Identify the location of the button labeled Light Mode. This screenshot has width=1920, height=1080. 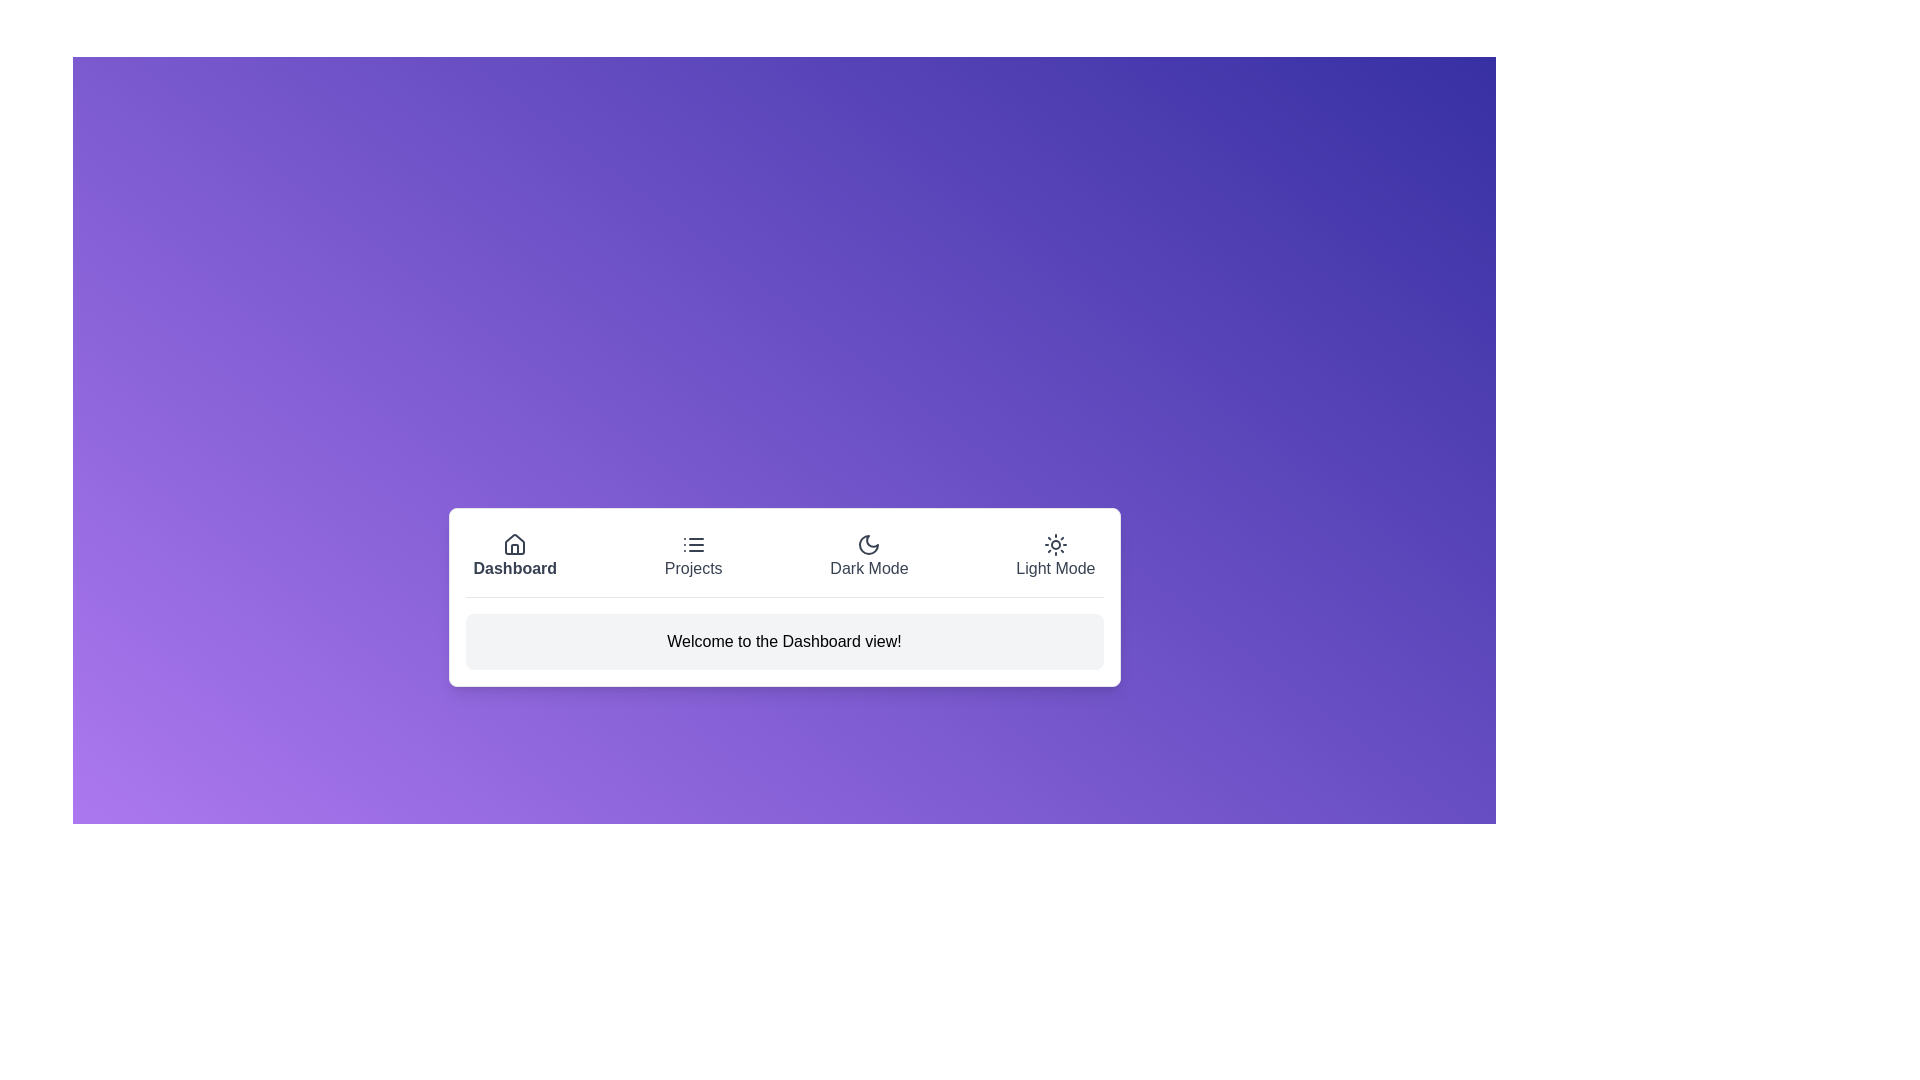
(1055, 556).